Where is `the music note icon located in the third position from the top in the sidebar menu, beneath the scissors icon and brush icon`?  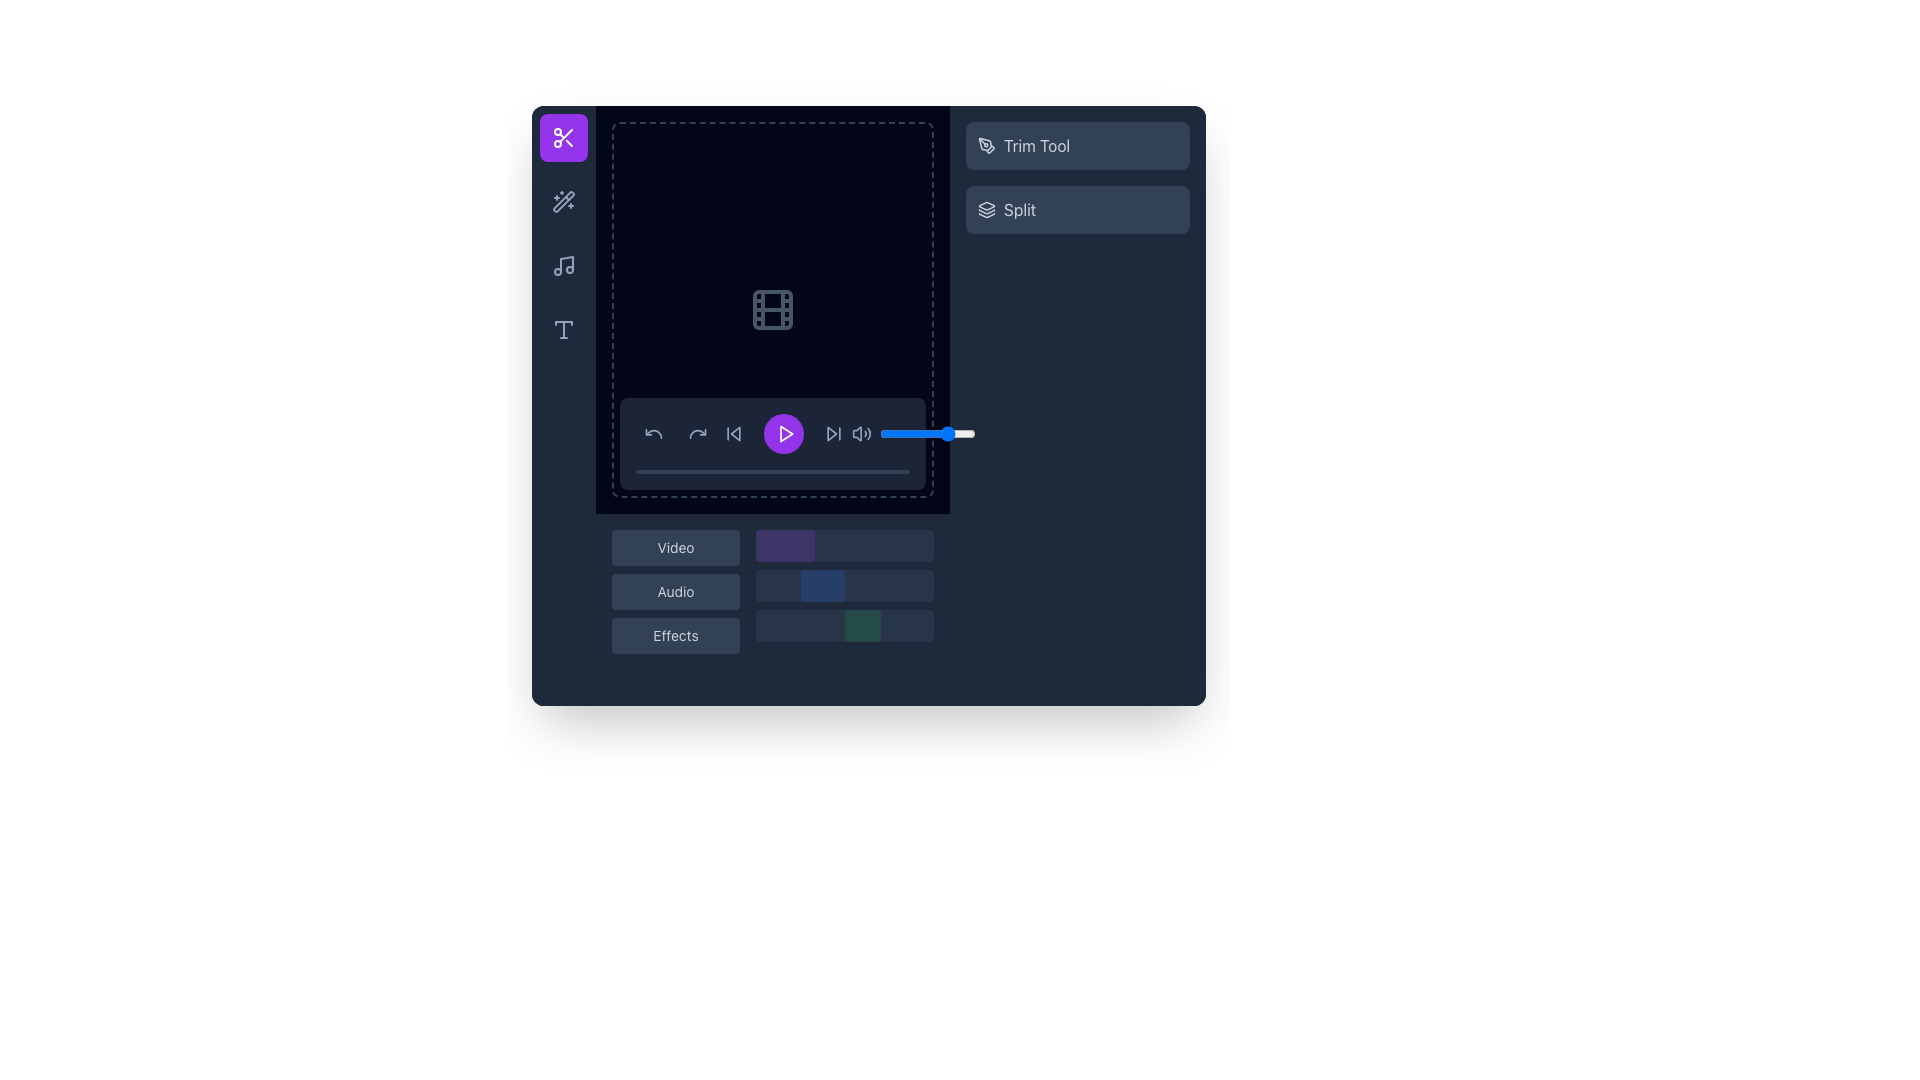
the music note icon located in the third position from the top in the sidebar menu, beneath the scissors icon and brush icon is located at coordinates (565, 262).